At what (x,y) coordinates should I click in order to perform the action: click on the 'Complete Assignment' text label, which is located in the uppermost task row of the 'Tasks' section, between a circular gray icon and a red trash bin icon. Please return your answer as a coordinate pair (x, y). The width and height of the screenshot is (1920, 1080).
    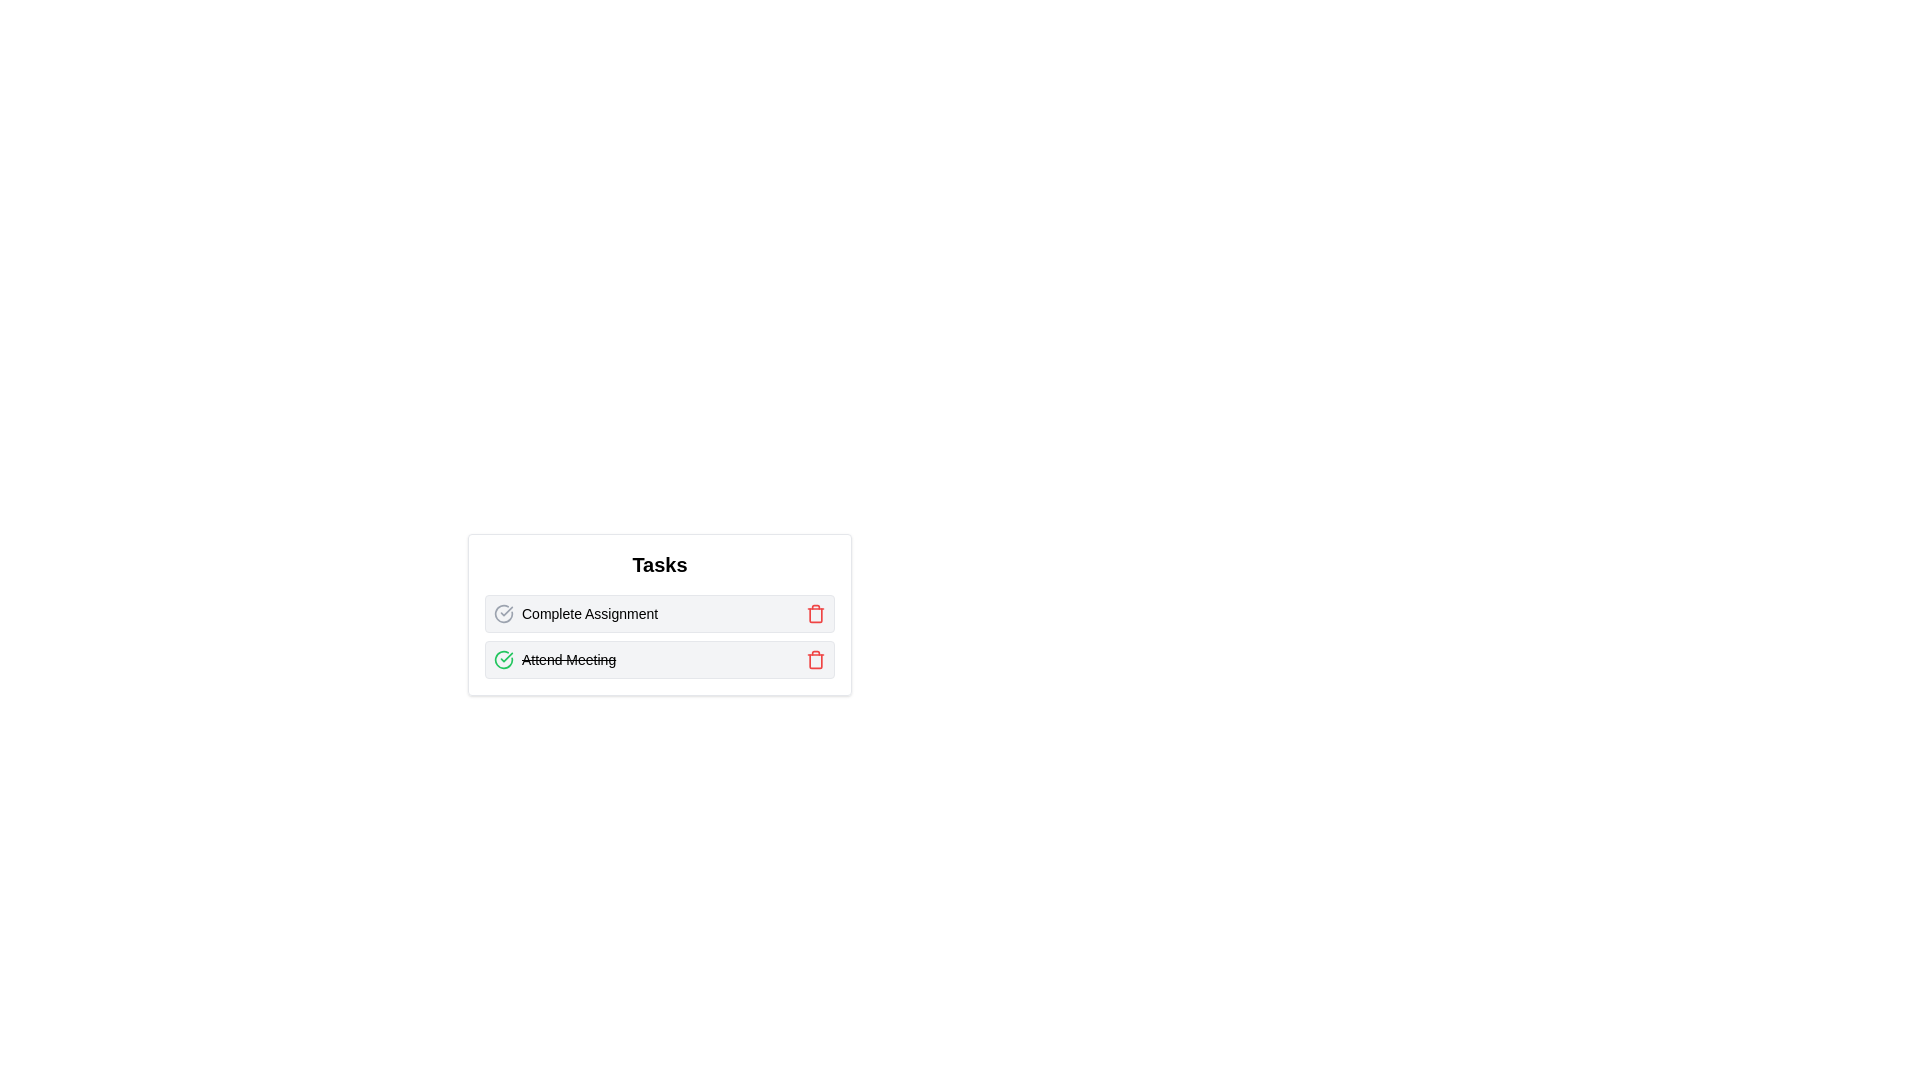
    Looking at the image, I should click on (589, 612).